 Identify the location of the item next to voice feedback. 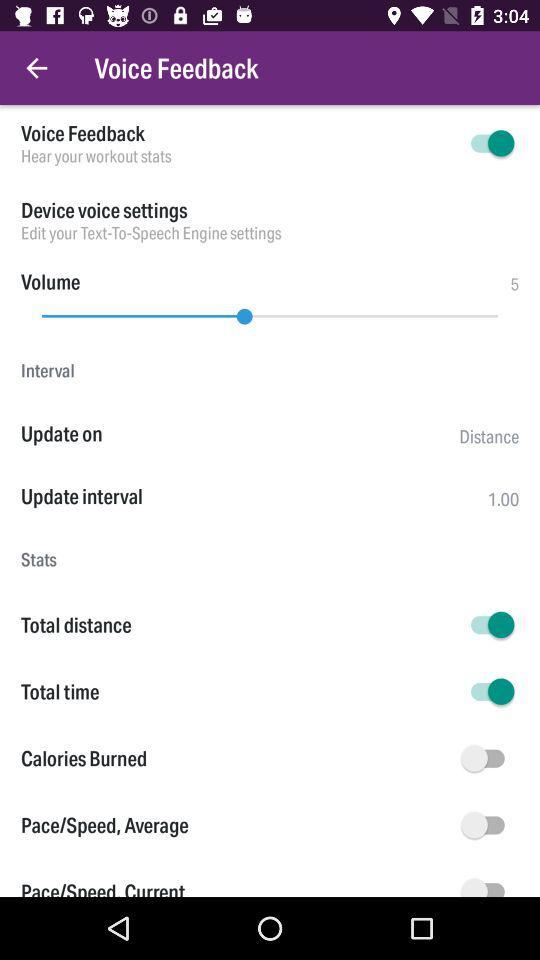
(36, 68).